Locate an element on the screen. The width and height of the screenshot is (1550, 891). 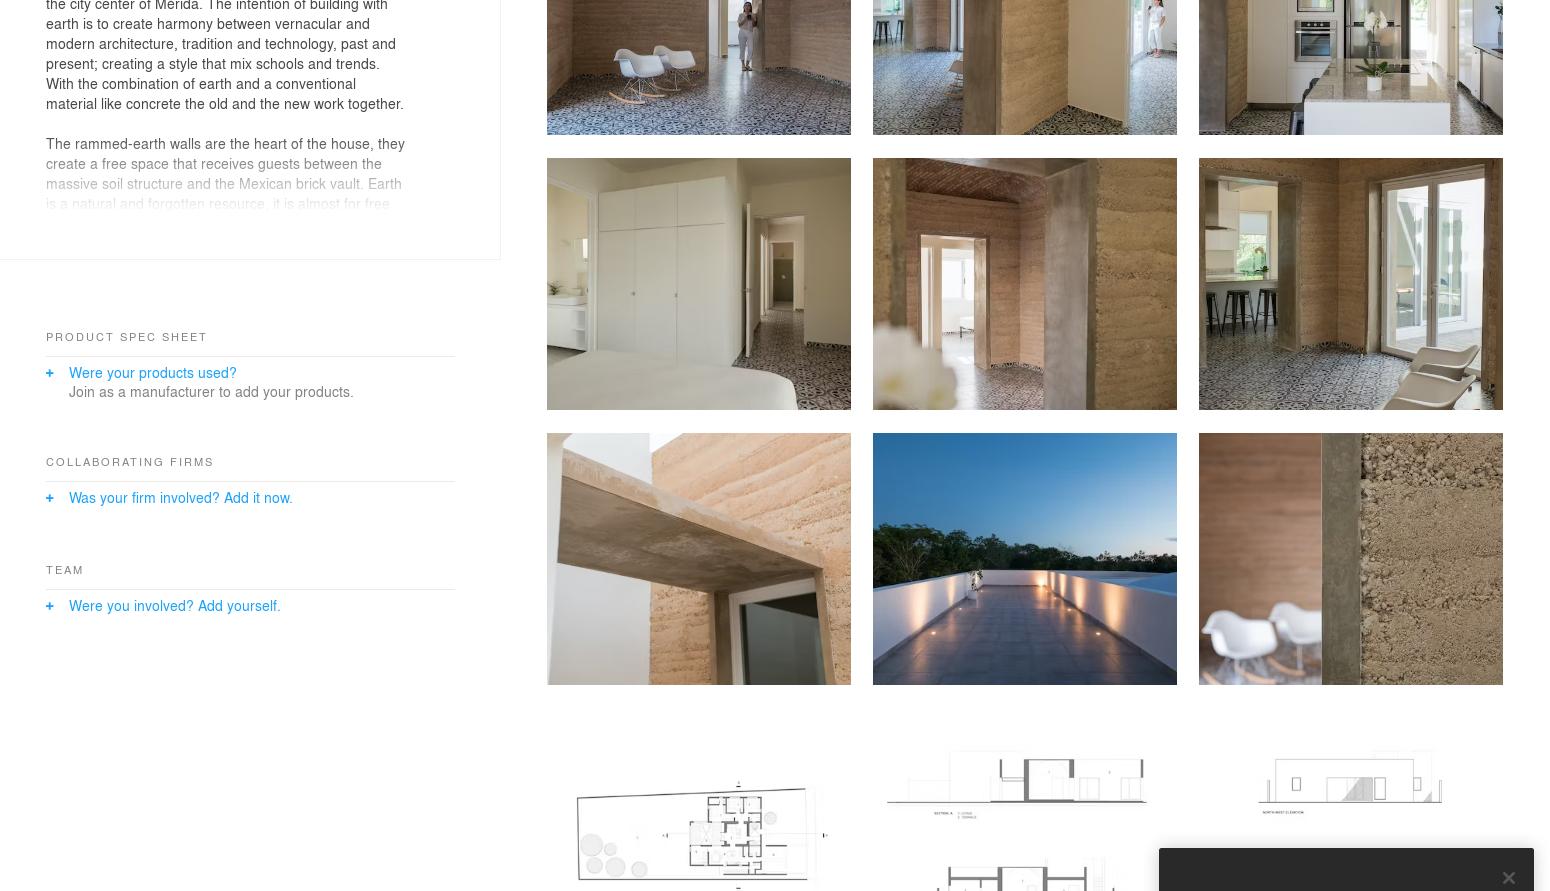
'Product Spec Sheet' is located at coordinates (126, 334).